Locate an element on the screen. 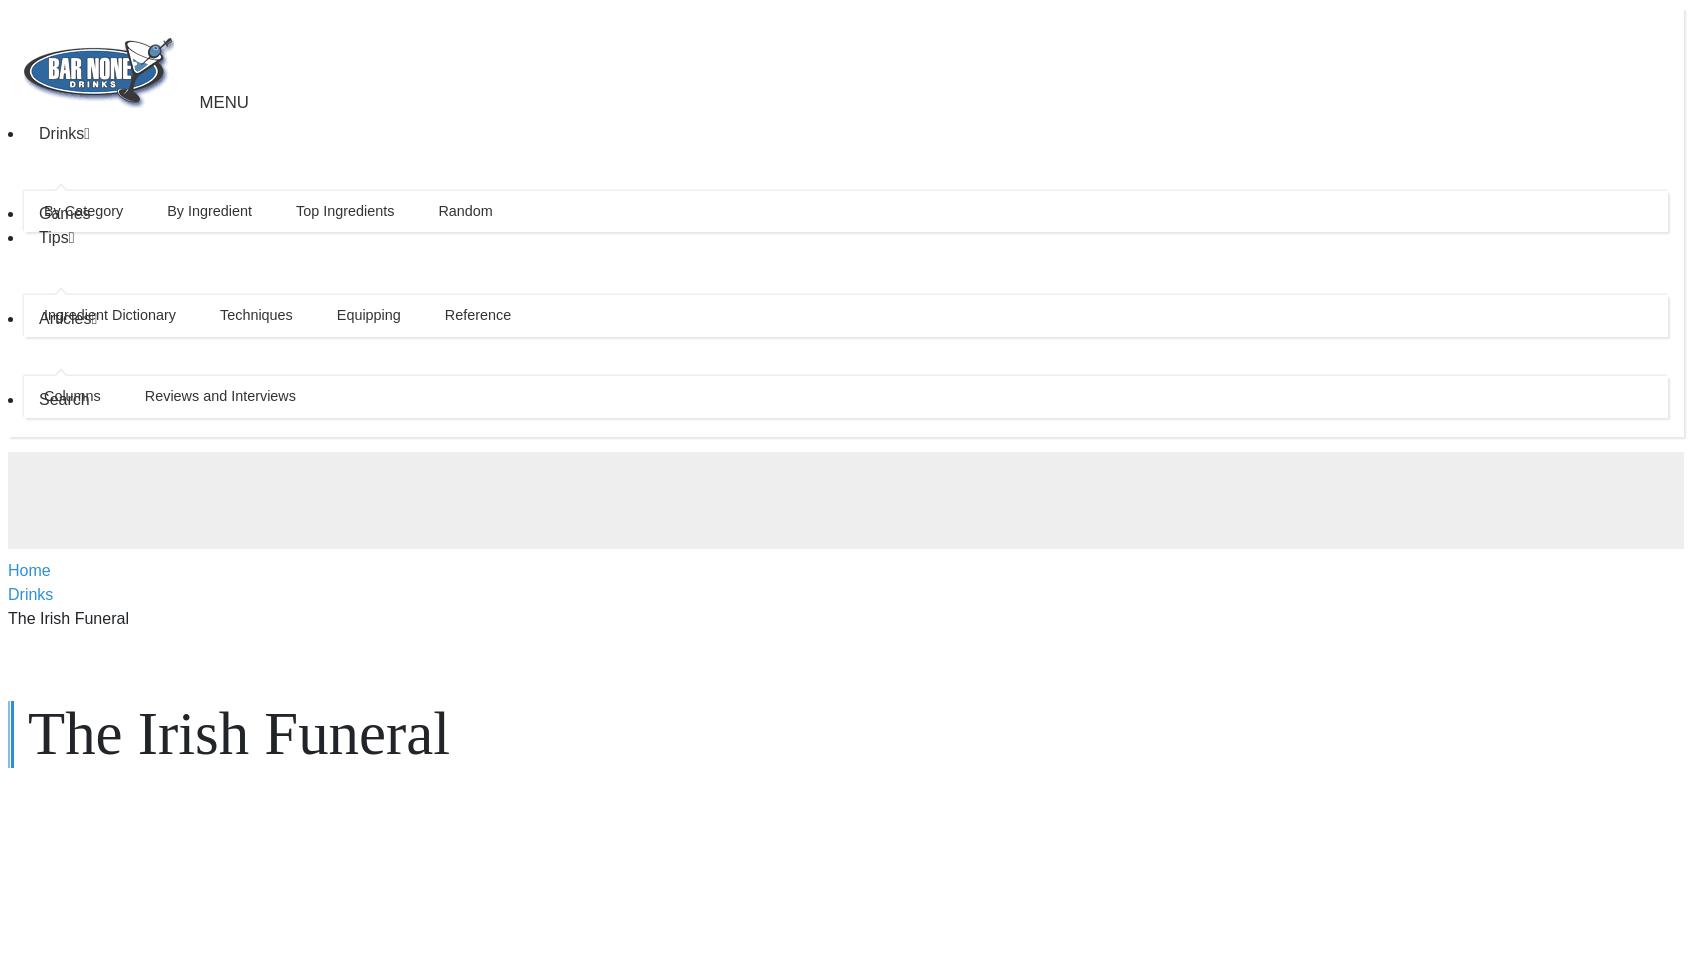  'Articles' is located at coordinates (63, 318).